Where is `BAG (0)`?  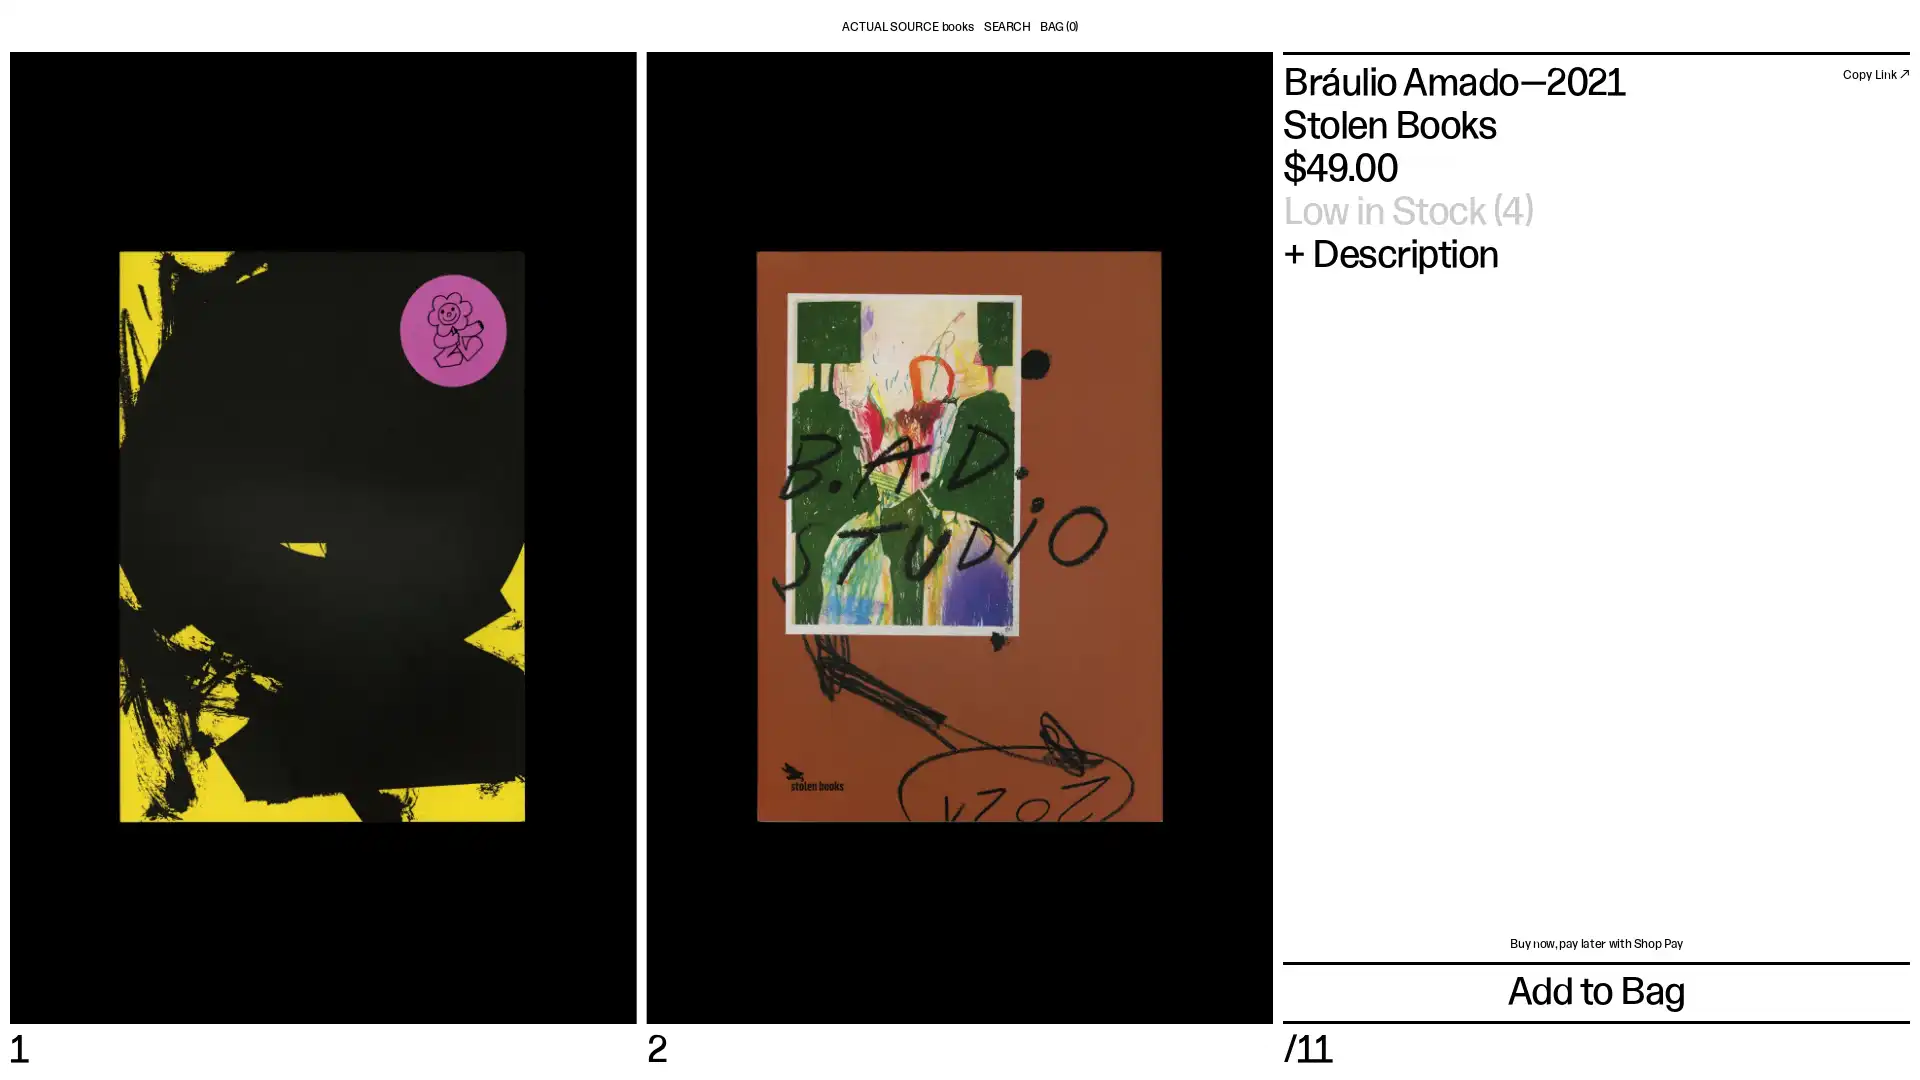
BAG (0) is located at coordinates (1057, 27).